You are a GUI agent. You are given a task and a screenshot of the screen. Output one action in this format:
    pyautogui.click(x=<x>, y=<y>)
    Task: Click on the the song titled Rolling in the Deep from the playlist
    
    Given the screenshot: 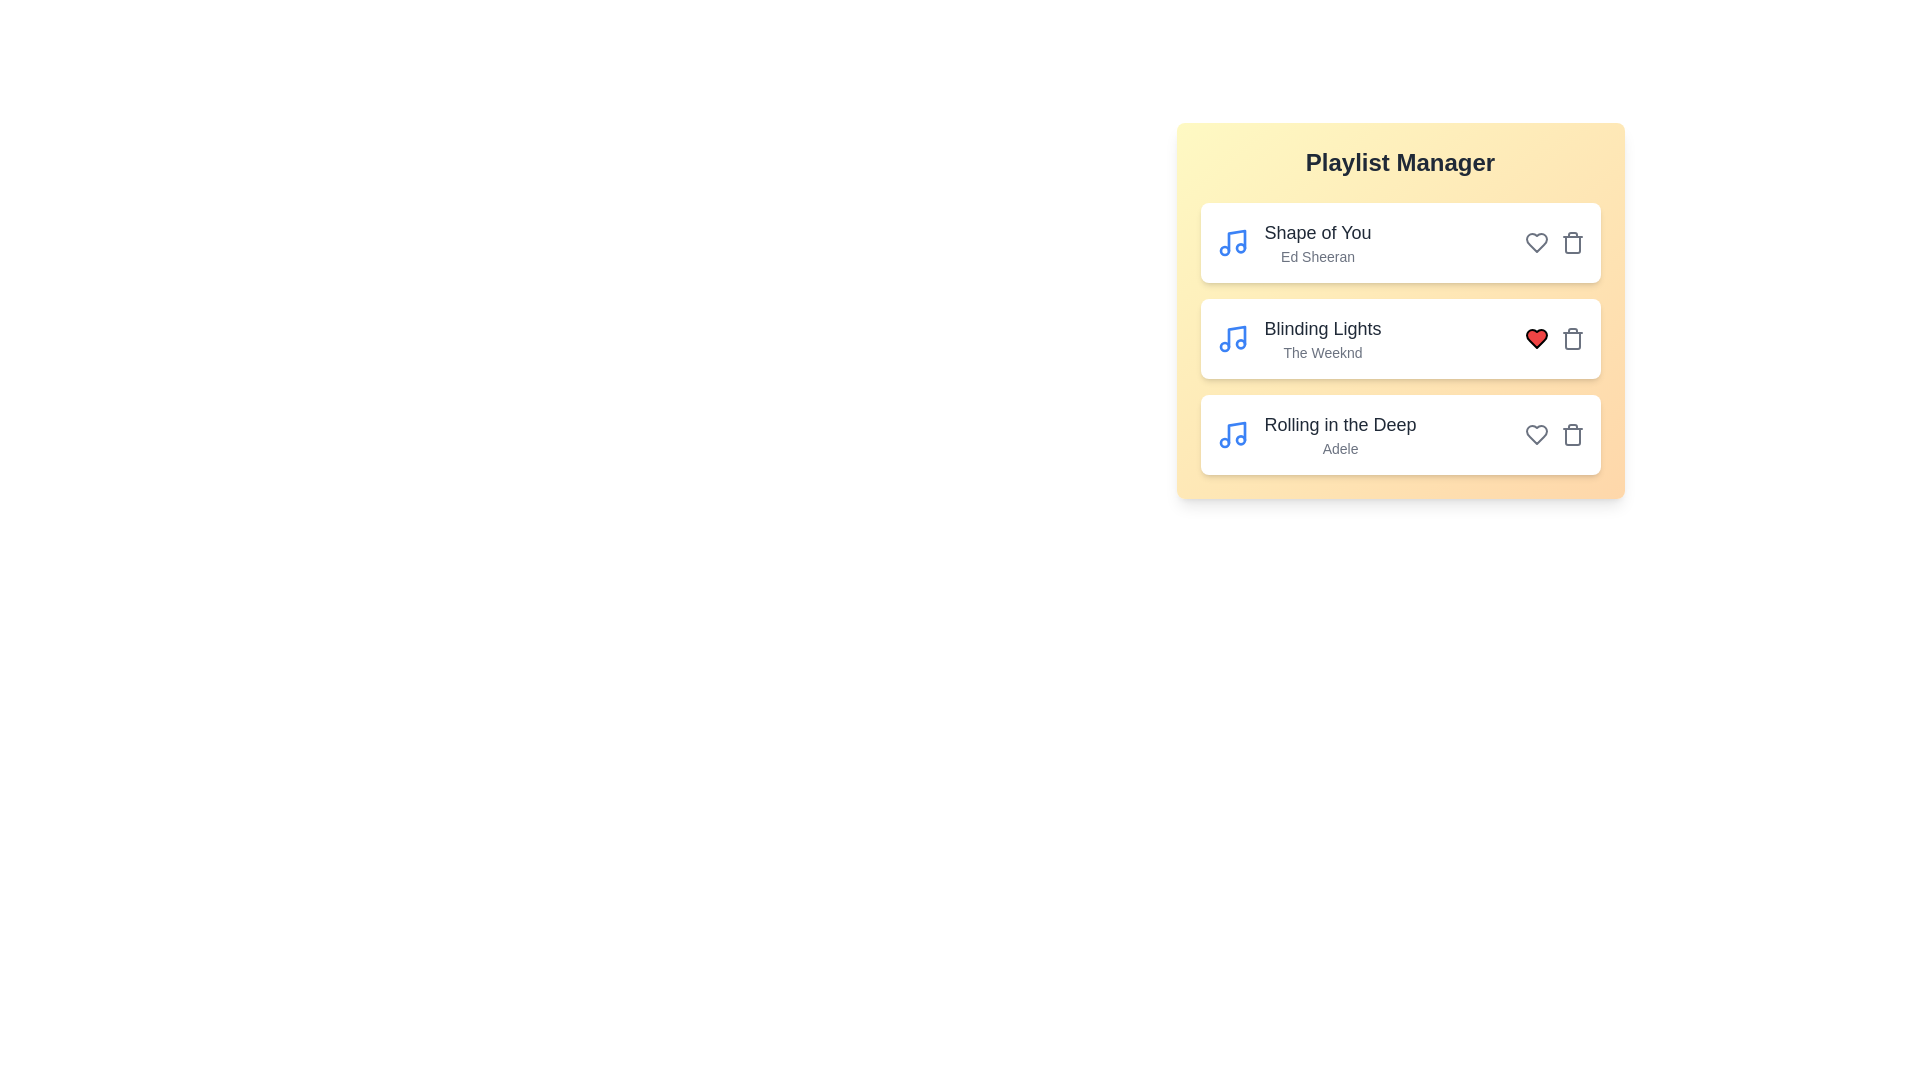 What is the action you would take?
    pyautogui.click(x=1571, y=434)
    